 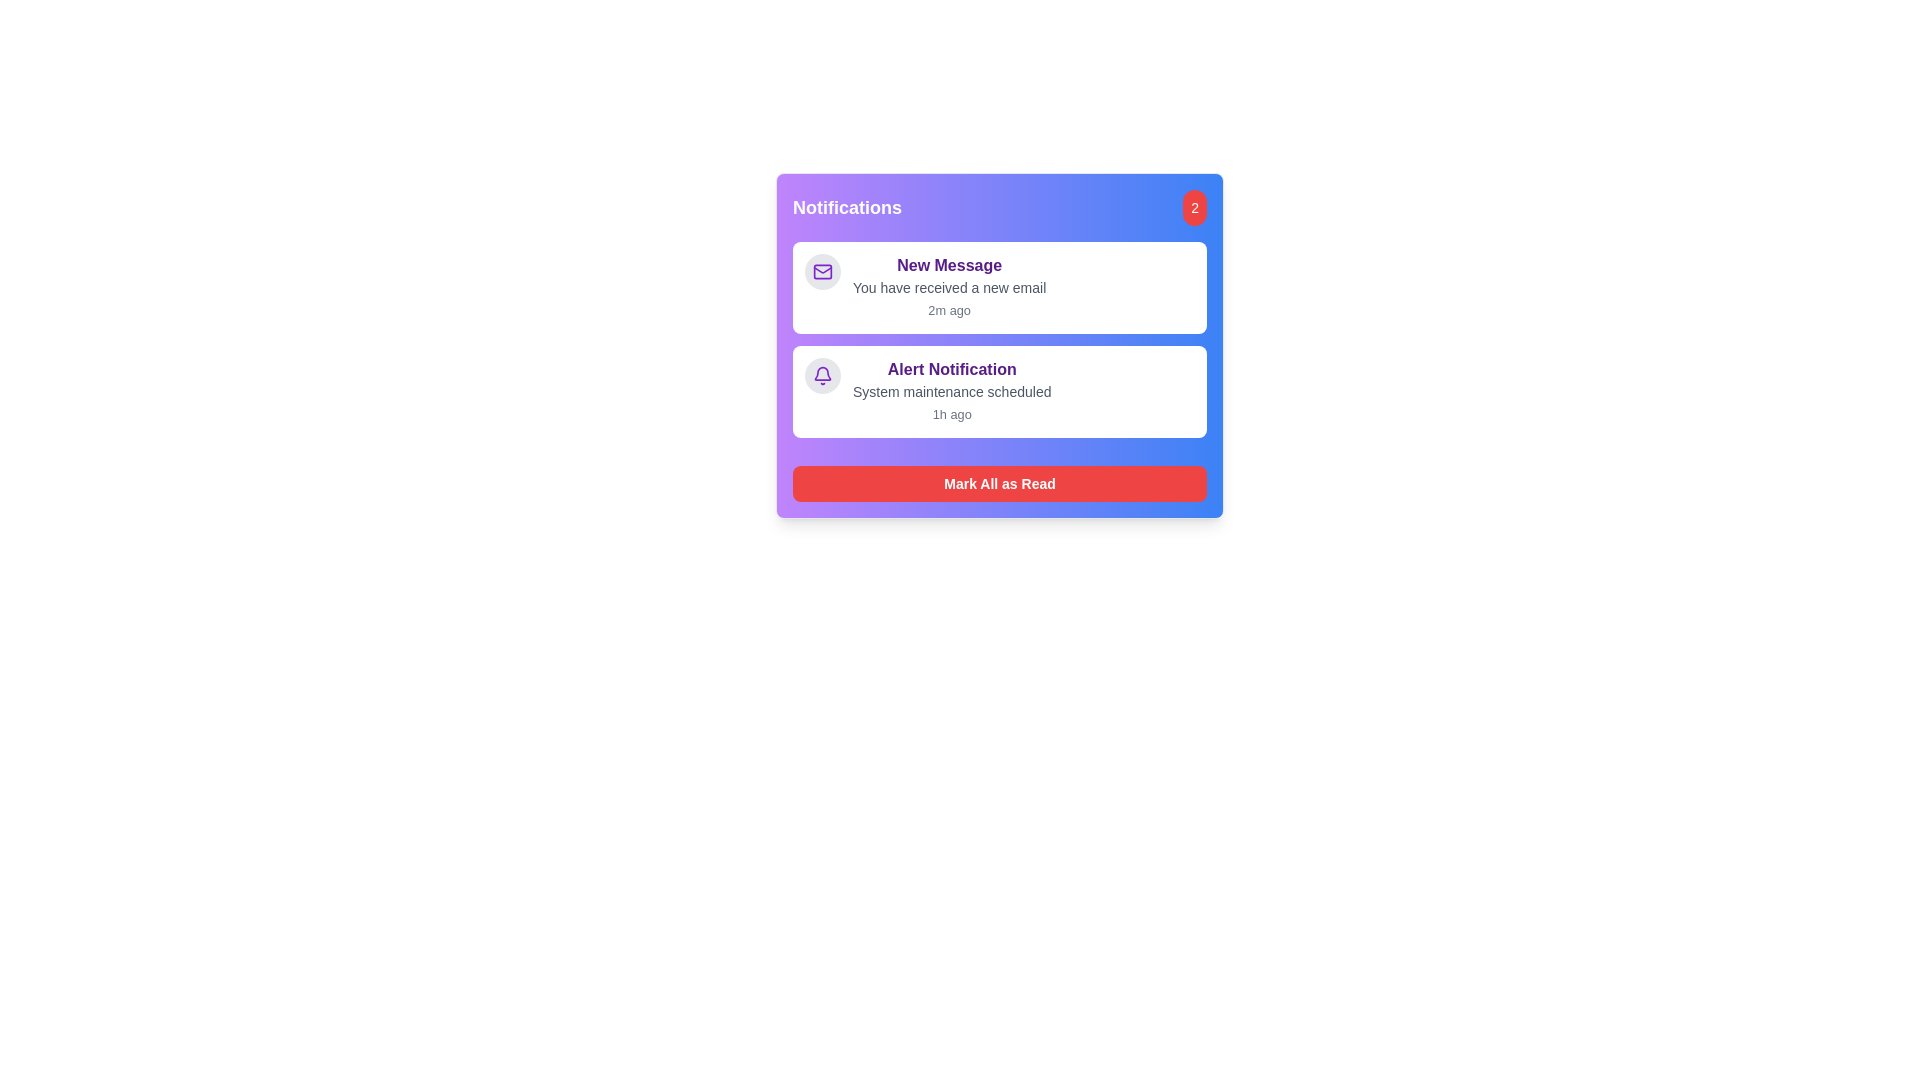 What do you see at coordinates (1195, 208) in the screenshot?
I see `the circular badge with a red background and the white number '2' centered inside it, located at the top right corner of the 'Notifications' header` at bounding box center [1195, 208].